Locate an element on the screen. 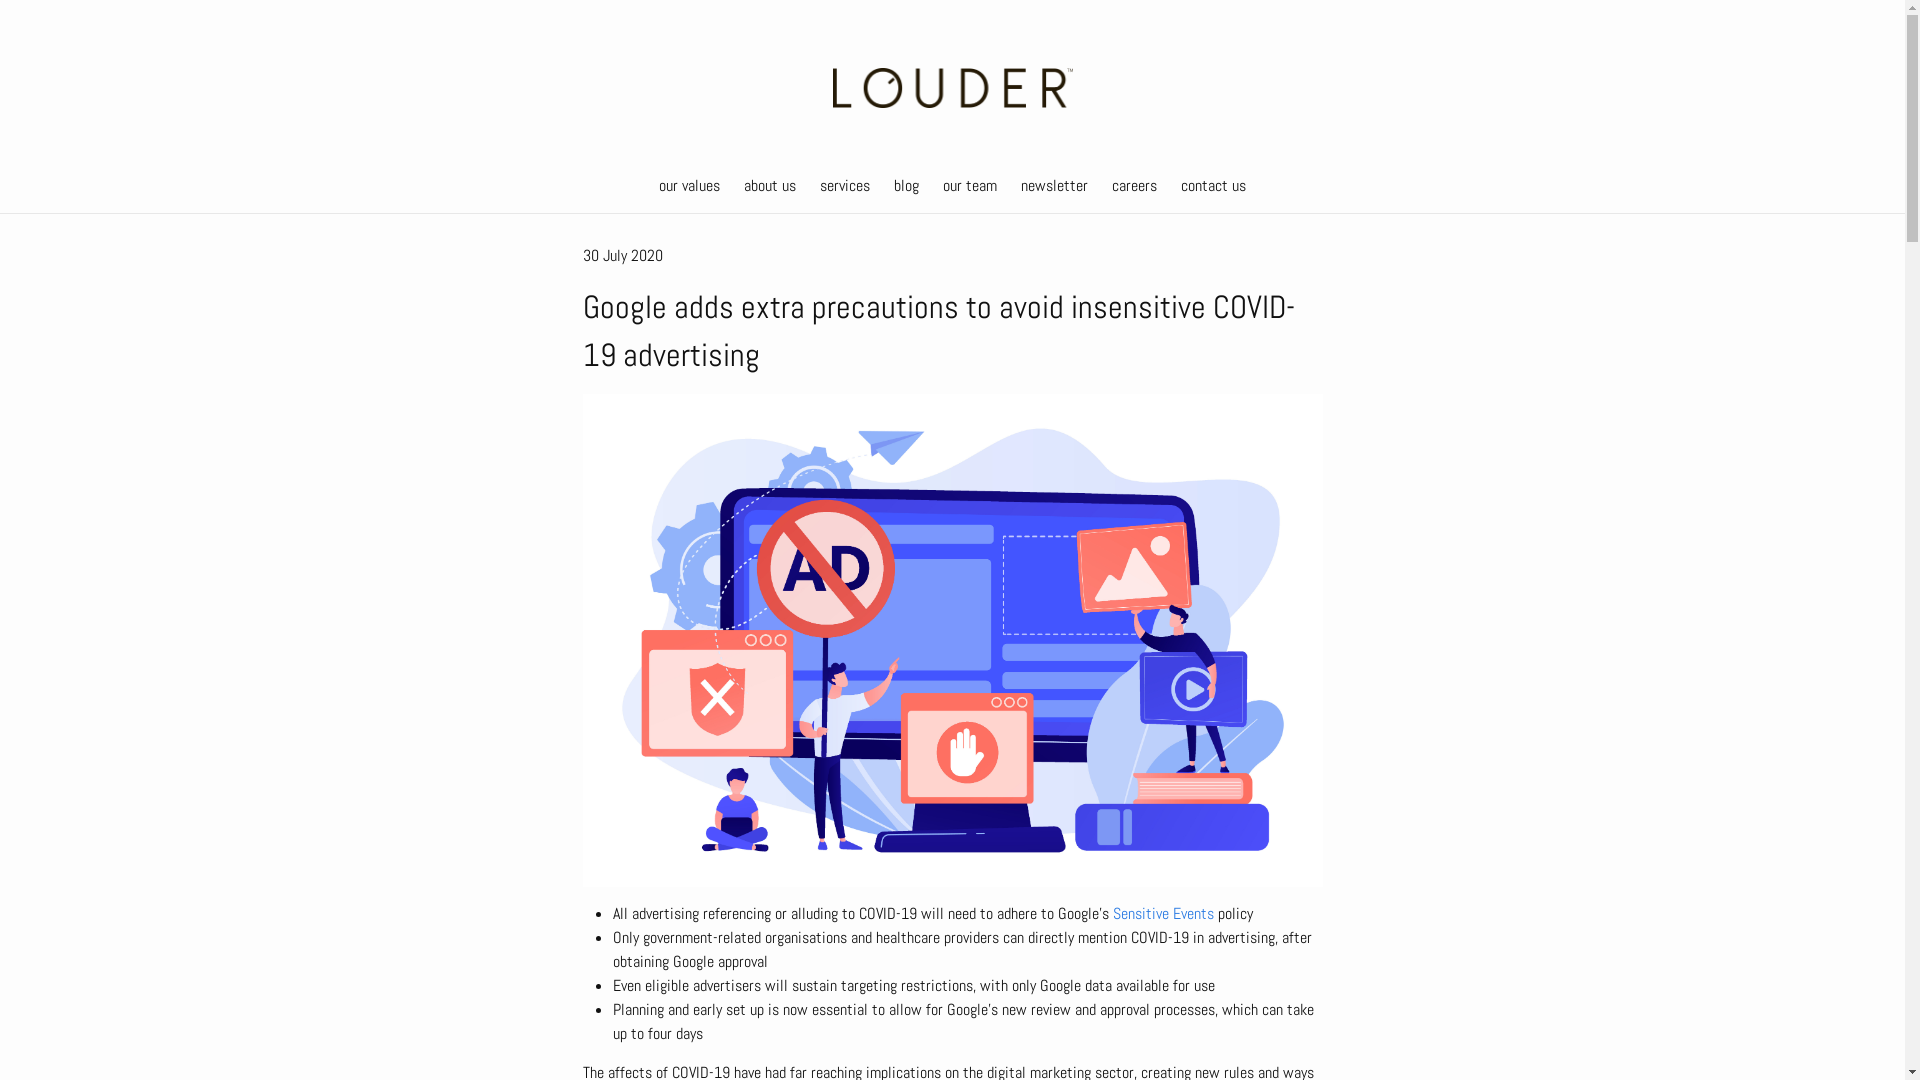 The width and height of the screenshot is (1920, 1080). 'careers' is located at coordinates (1134, 185).